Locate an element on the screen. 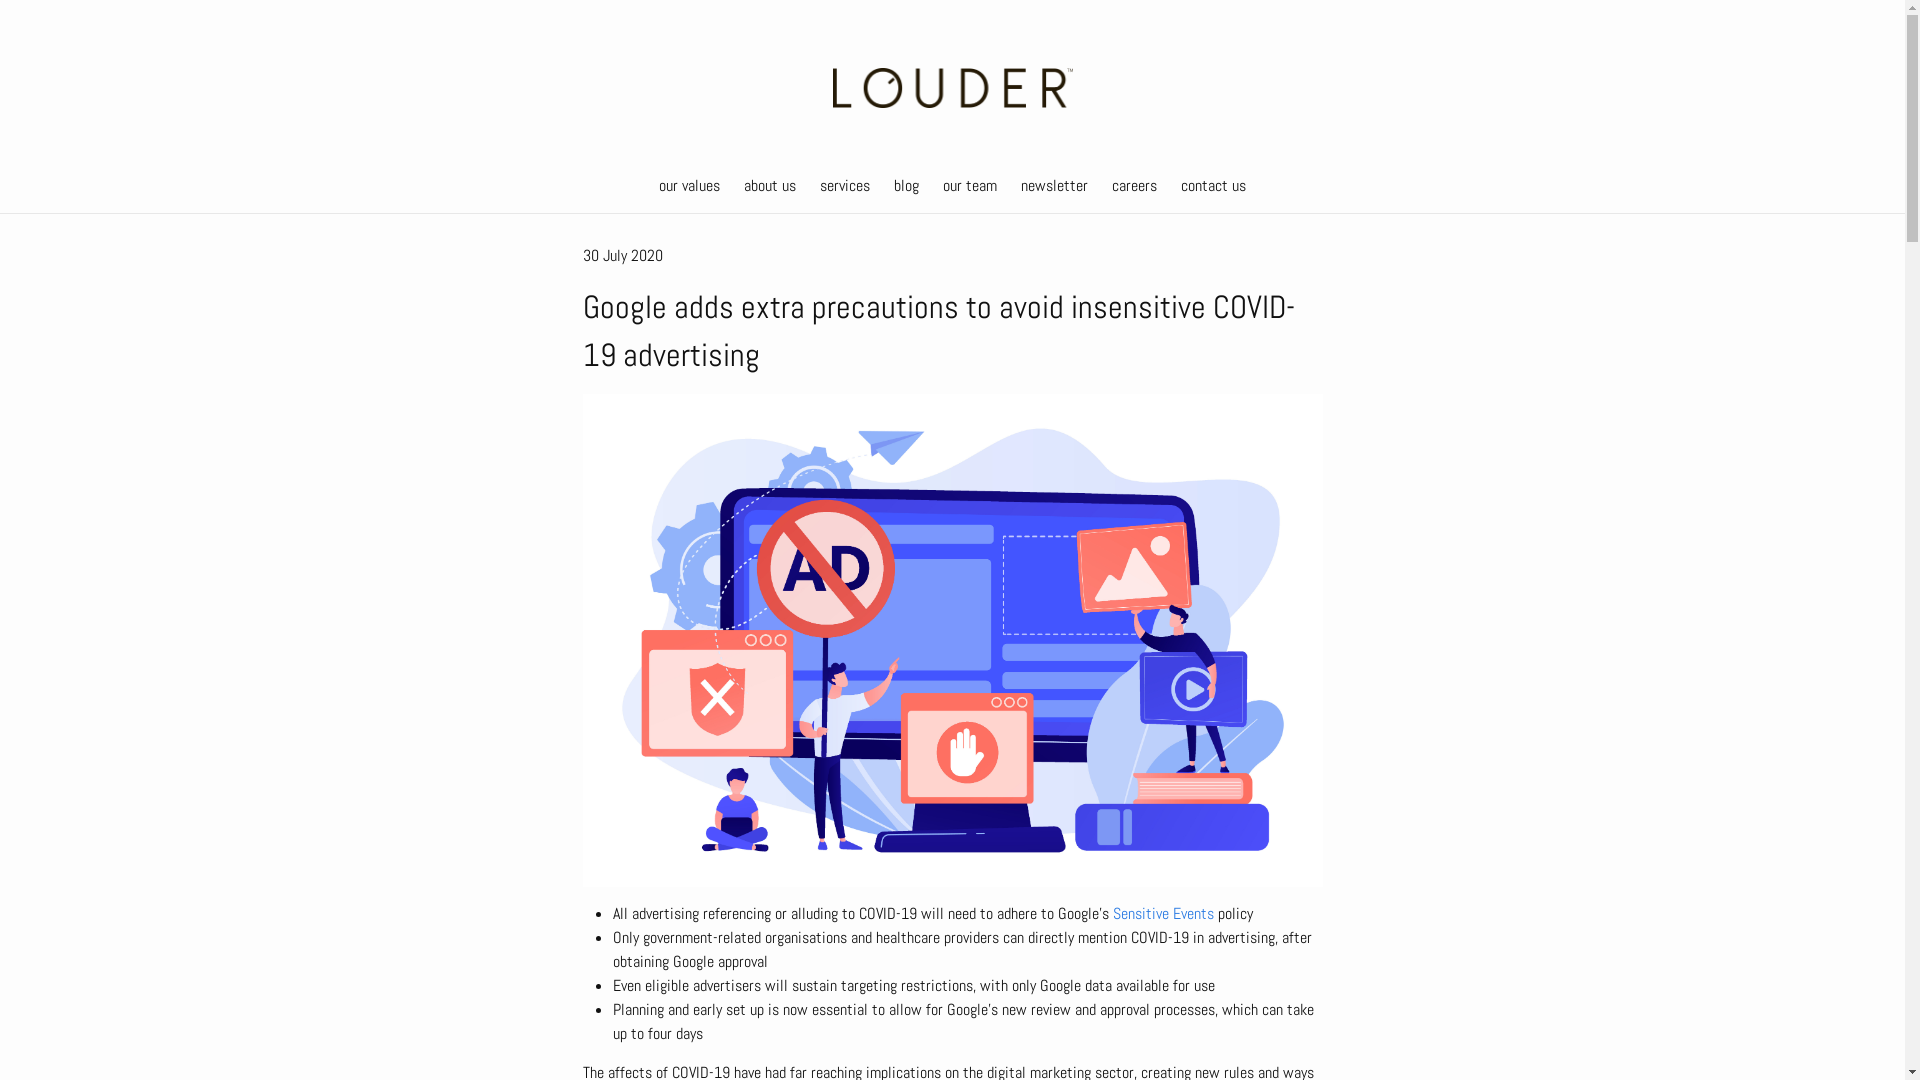 The width and height of the screenshot is (1920, 1080). 'careers' is located at coordinates (1134, 185).